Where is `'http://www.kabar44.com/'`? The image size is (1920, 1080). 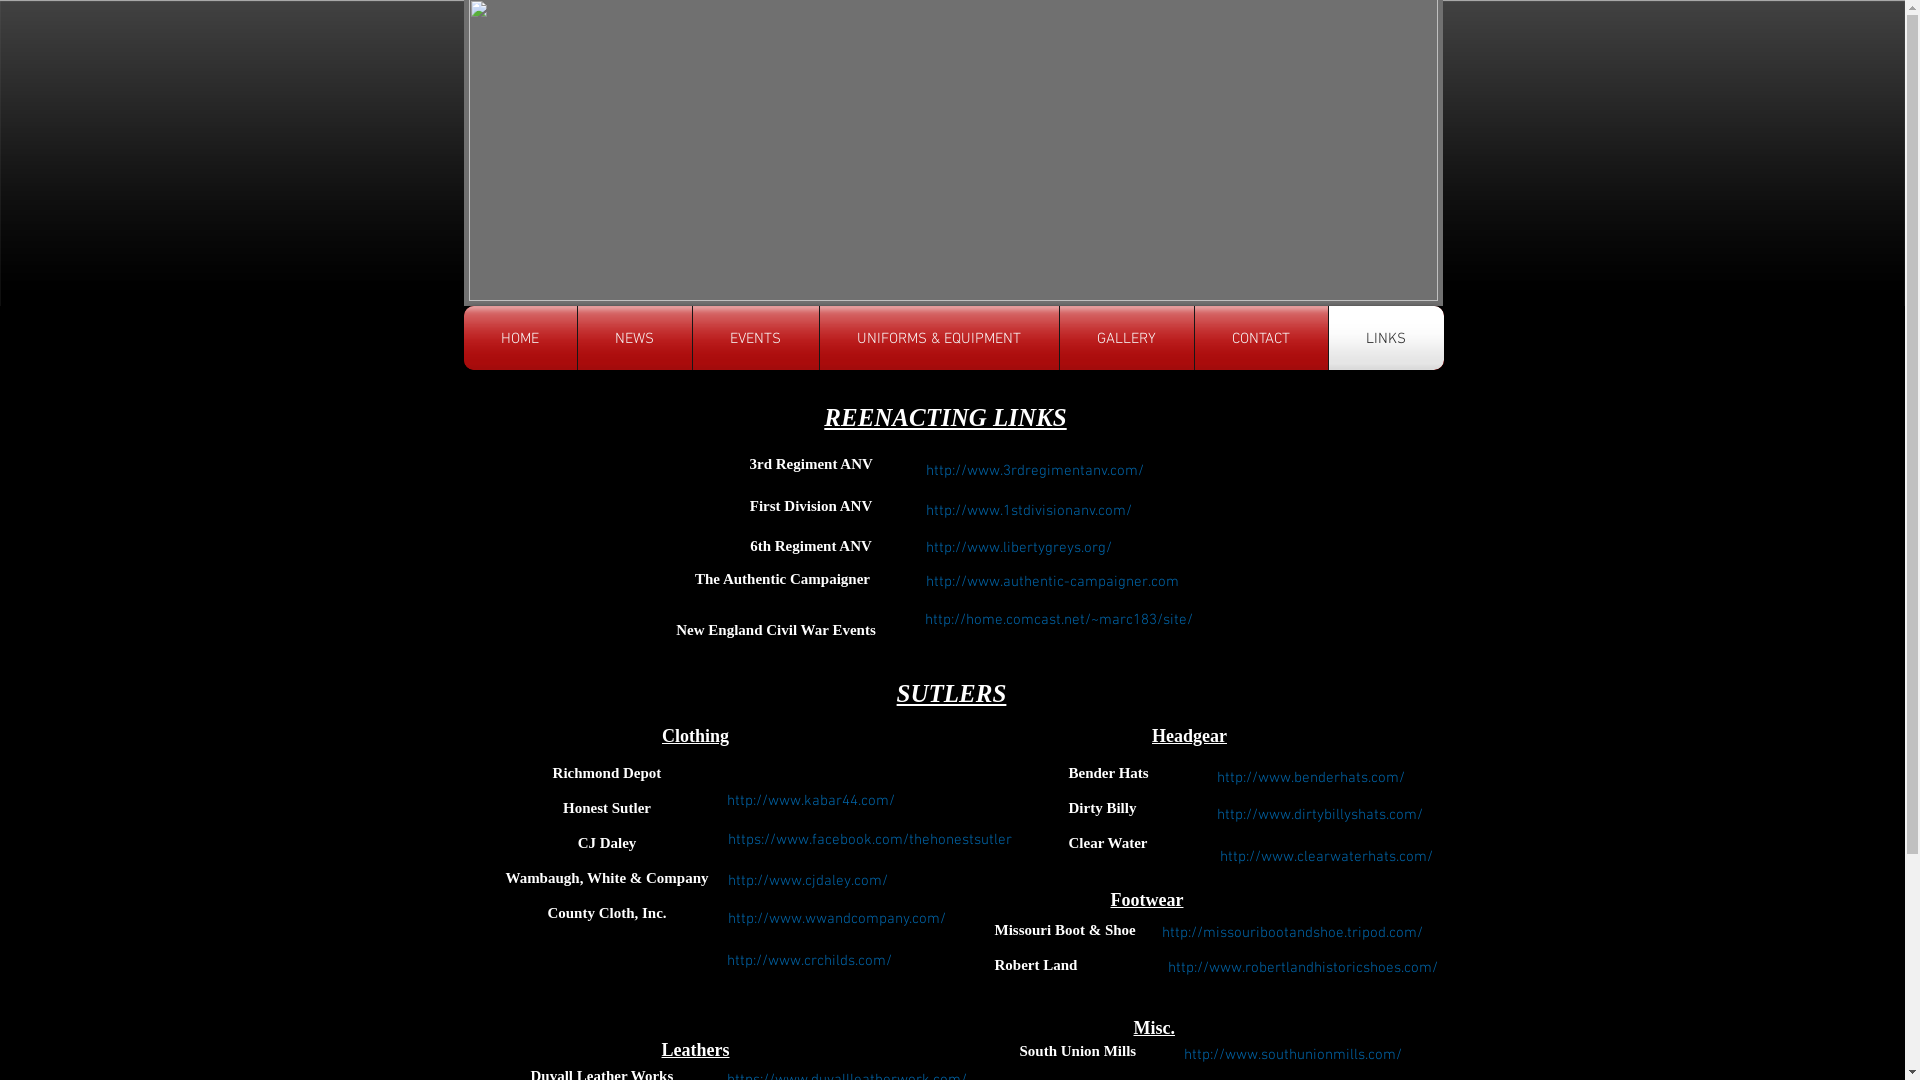 'http://www.kabar44.com/' is located at coordinates (810, 797).